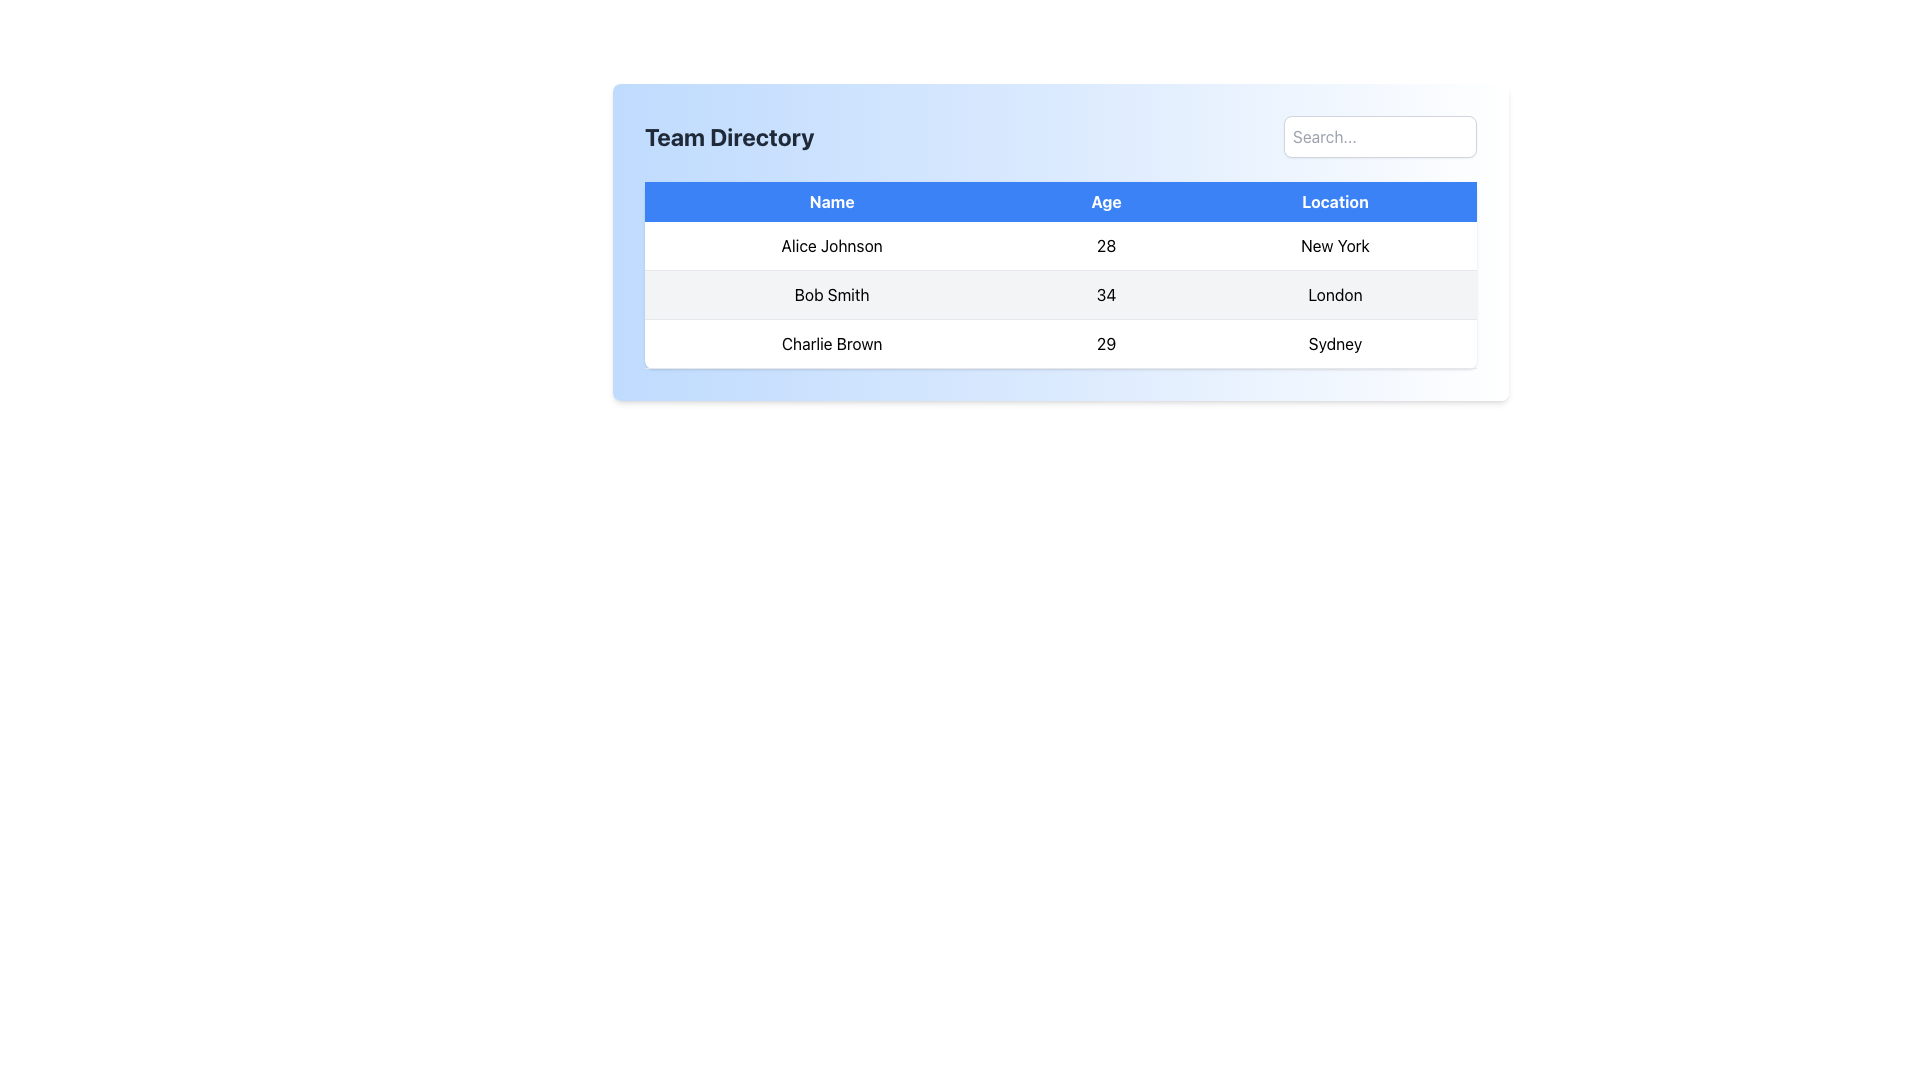  I want to click on the Table Cell displaying the number '29' under the 'Age' column, aligned with 'Charlie Brown', so click(1105, 342).